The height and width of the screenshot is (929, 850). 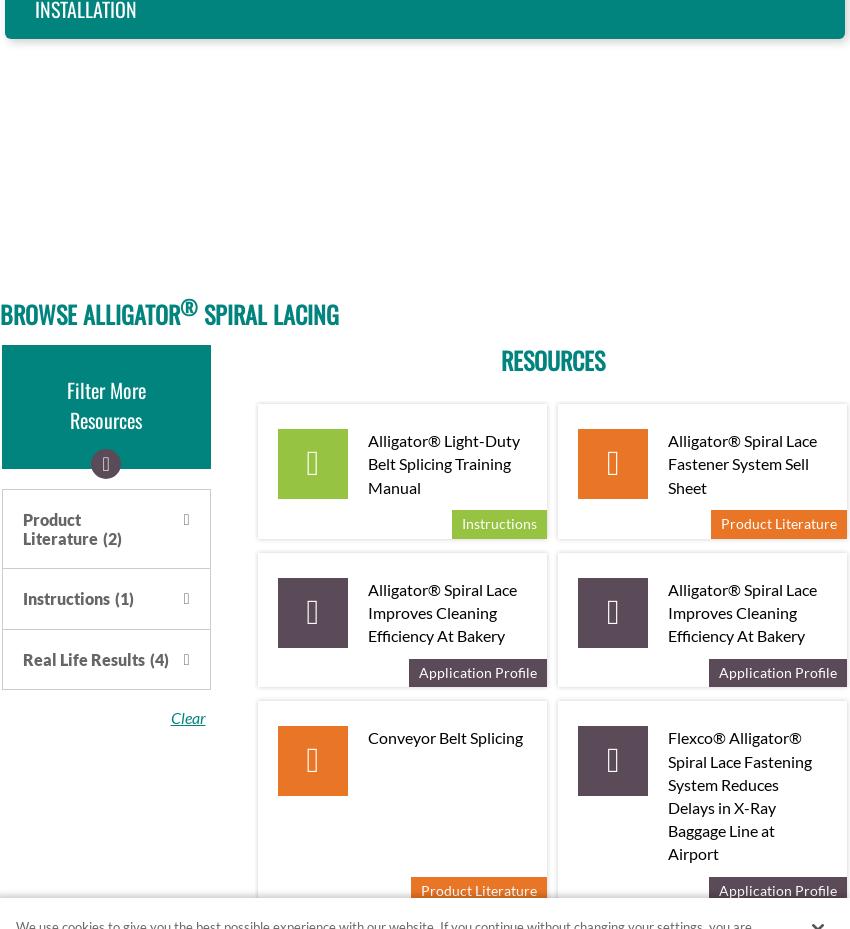 I want to click on 'Flexco® Alligator® Spiral Lace Fastening System Reduces Delays in X-Ray Baggage Line at Airport', so click(x=668, y=794).